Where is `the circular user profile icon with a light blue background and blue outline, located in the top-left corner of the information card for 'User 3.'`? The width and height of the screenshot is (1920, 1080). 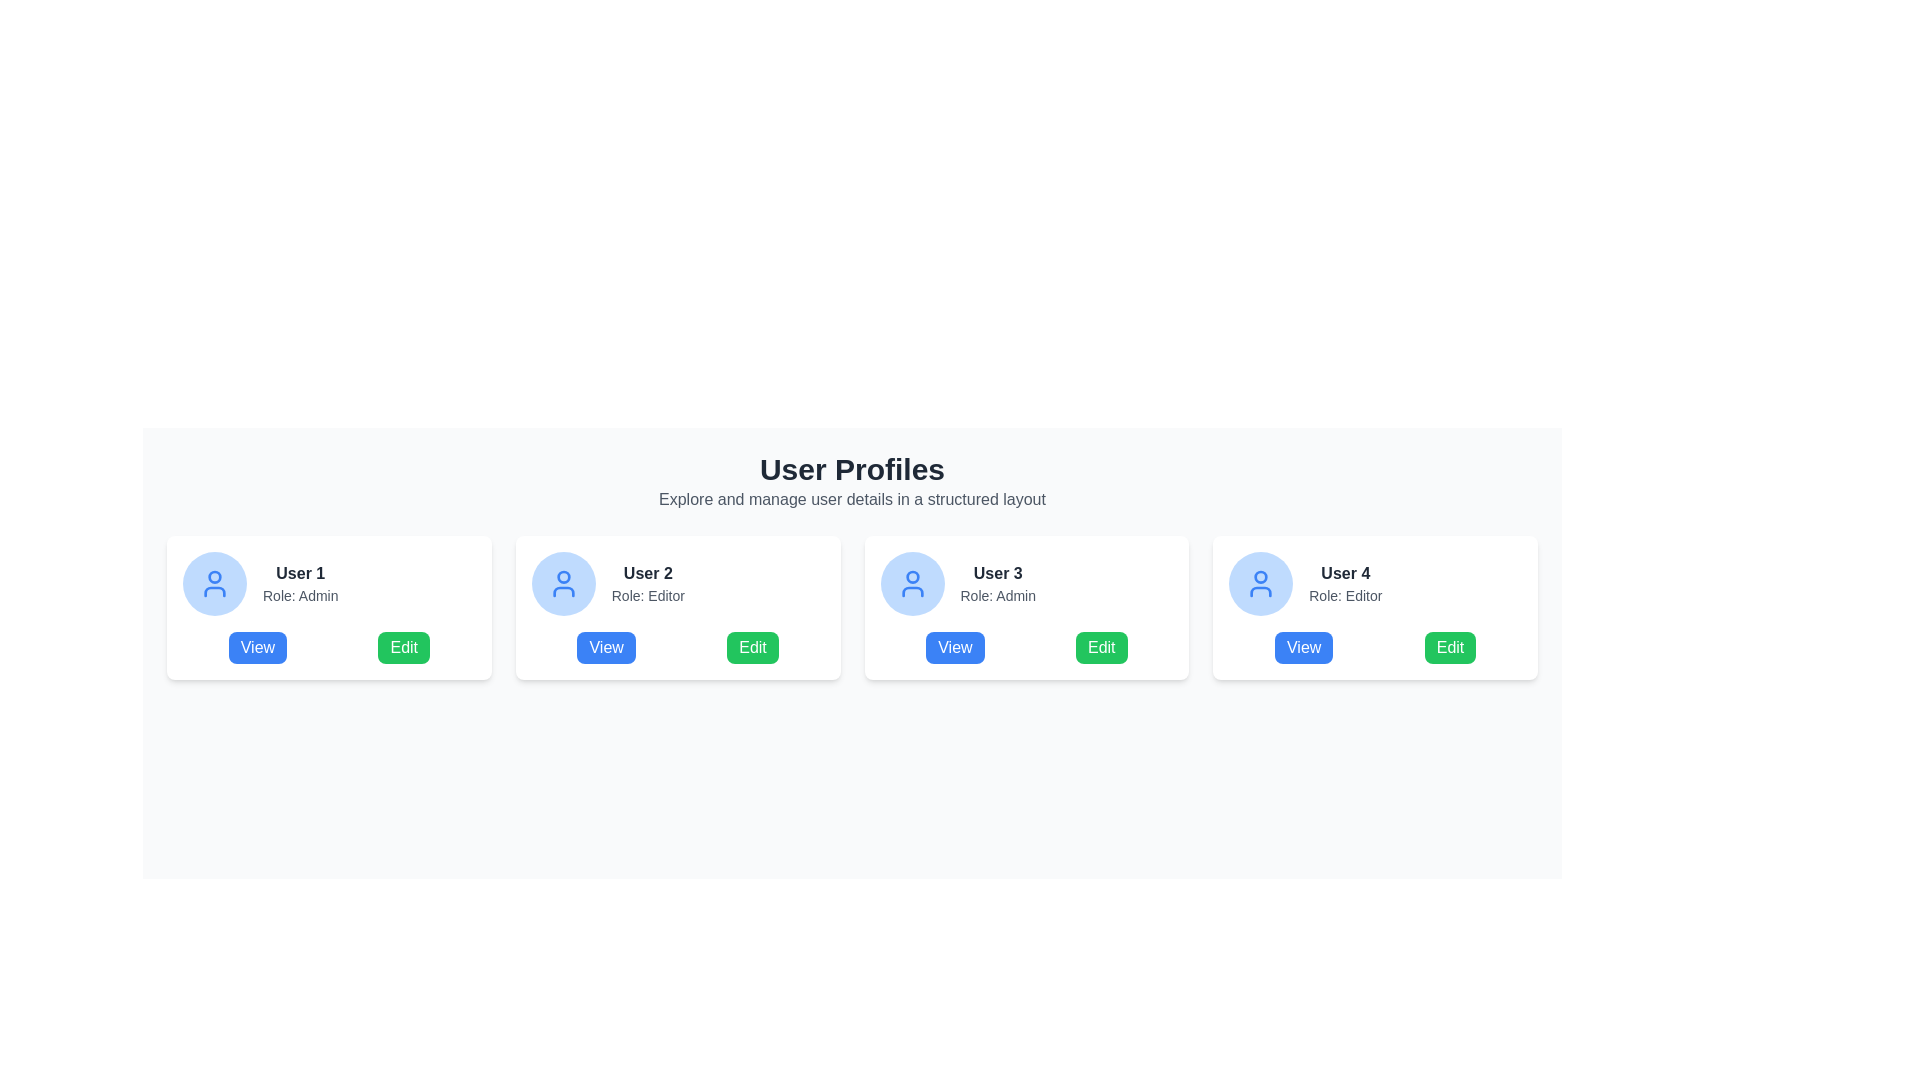 the circular user profile icon with a light blue background and blue outline, located in the top-left corner of the information card for 'User 3.' is located at coordinates (911, 583).